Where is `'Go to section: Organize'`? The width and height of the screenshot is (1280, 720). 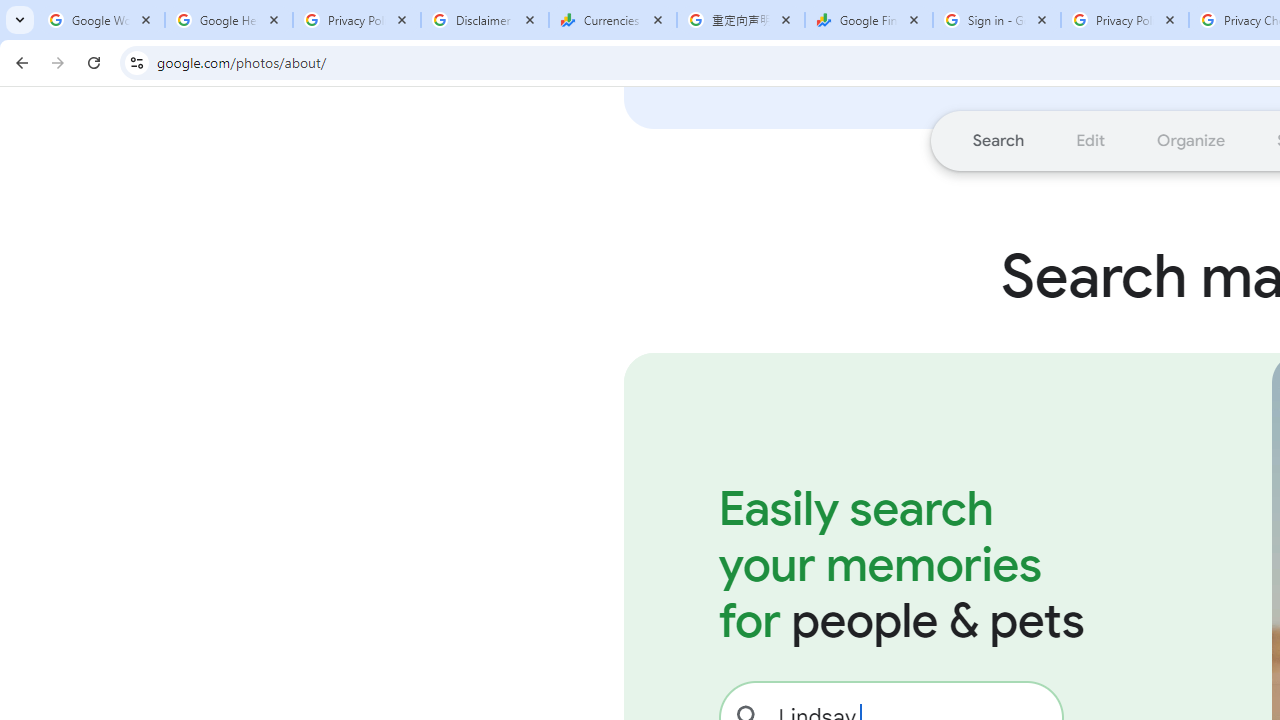 'Go to section: Organize' is located at coordinates (1191, 139).